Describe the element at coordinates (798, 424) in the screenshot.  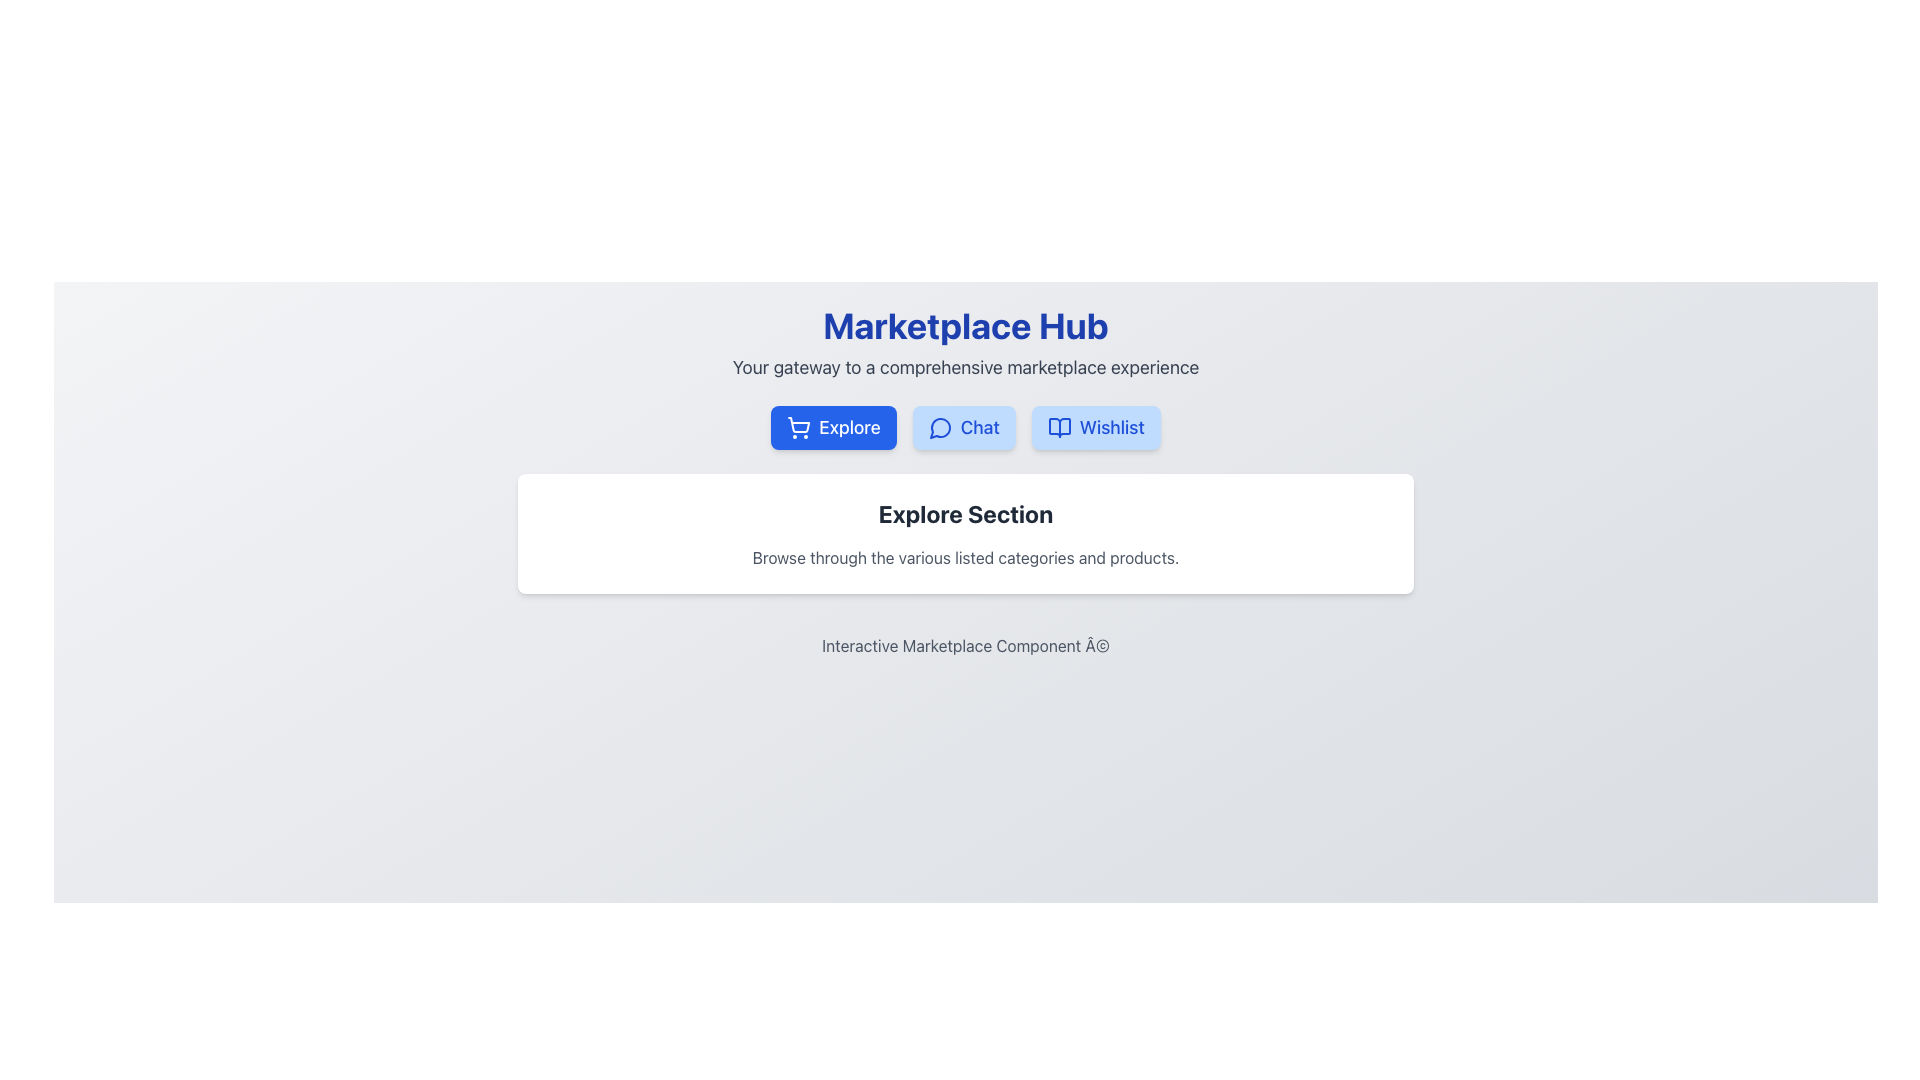
I see `the 'Explore' button represented by the shopping cart SVG icon, which is the first button in the row under the 'Marketplace Hub' heading` at that location.